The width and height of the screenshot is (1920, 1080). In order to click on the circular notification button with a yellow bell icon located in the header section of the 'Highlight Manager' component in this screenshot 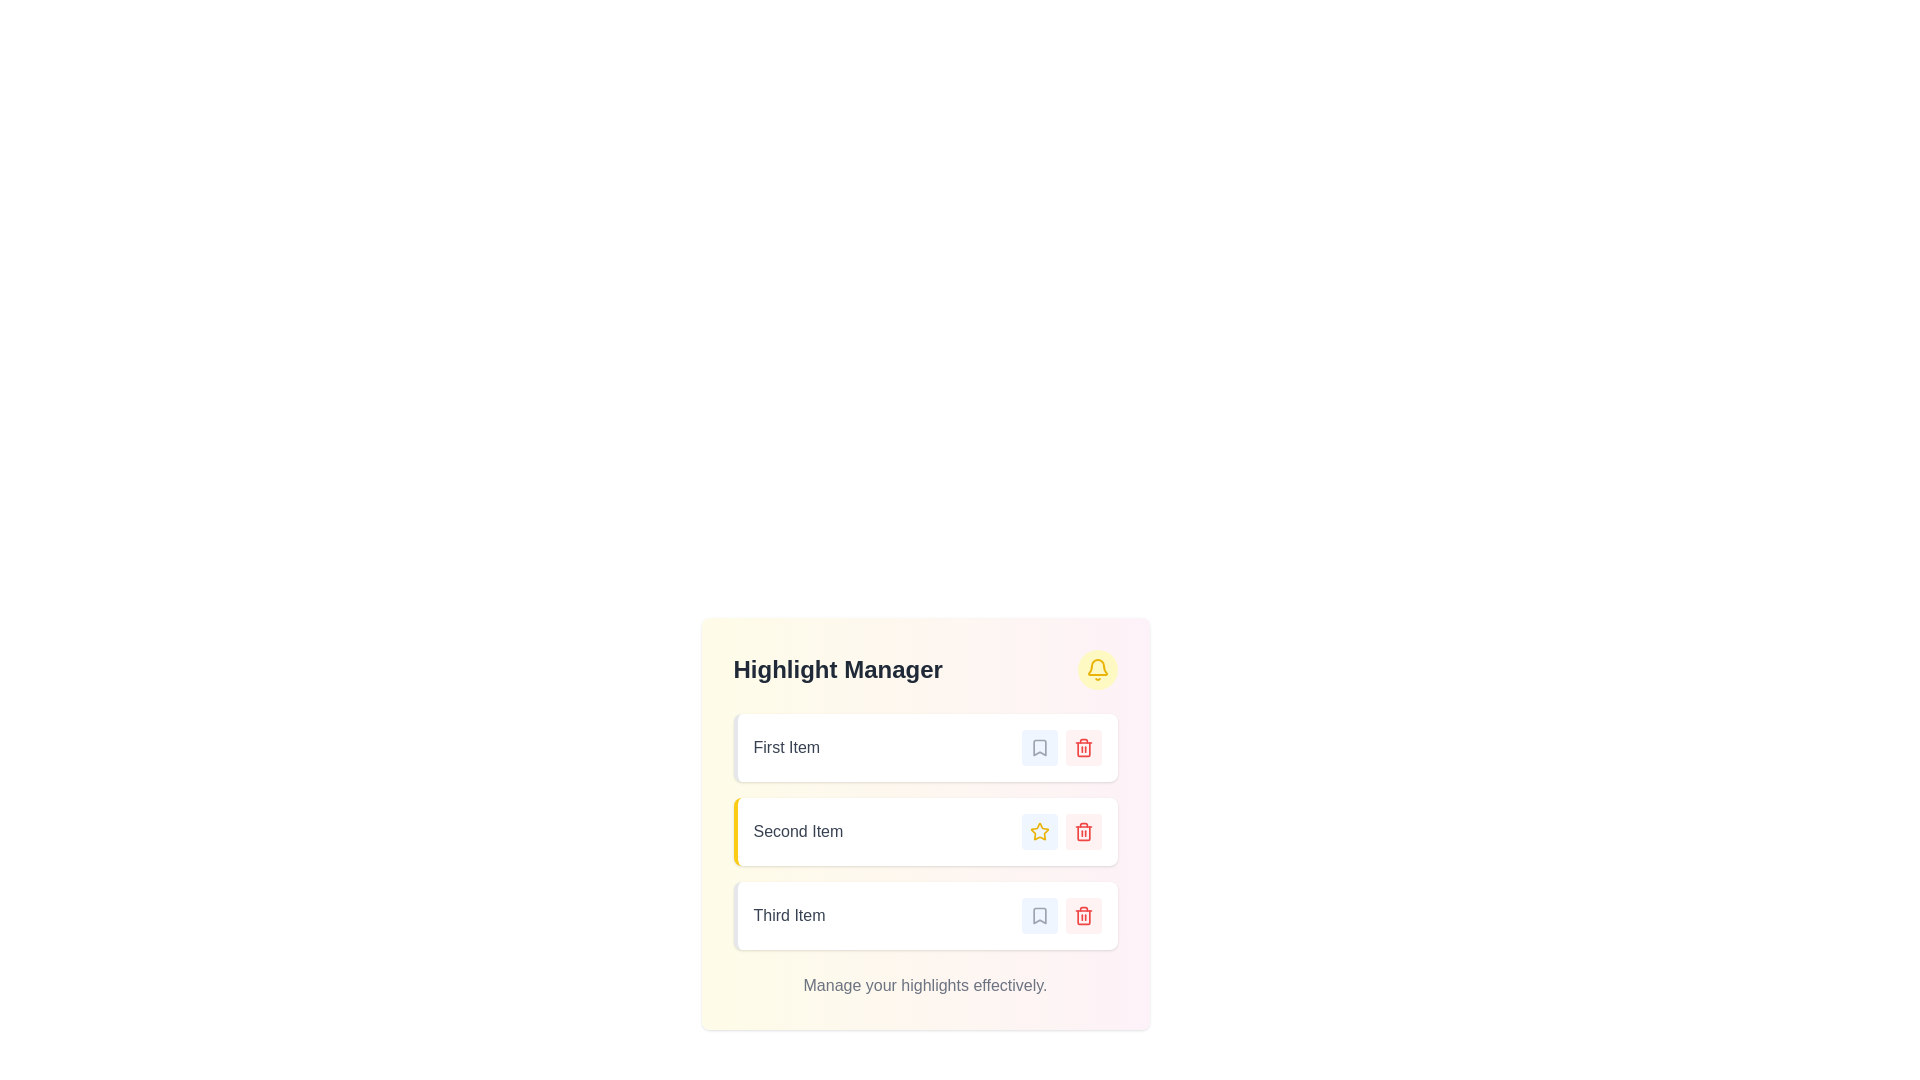, I will do `click(1096, 670)`.